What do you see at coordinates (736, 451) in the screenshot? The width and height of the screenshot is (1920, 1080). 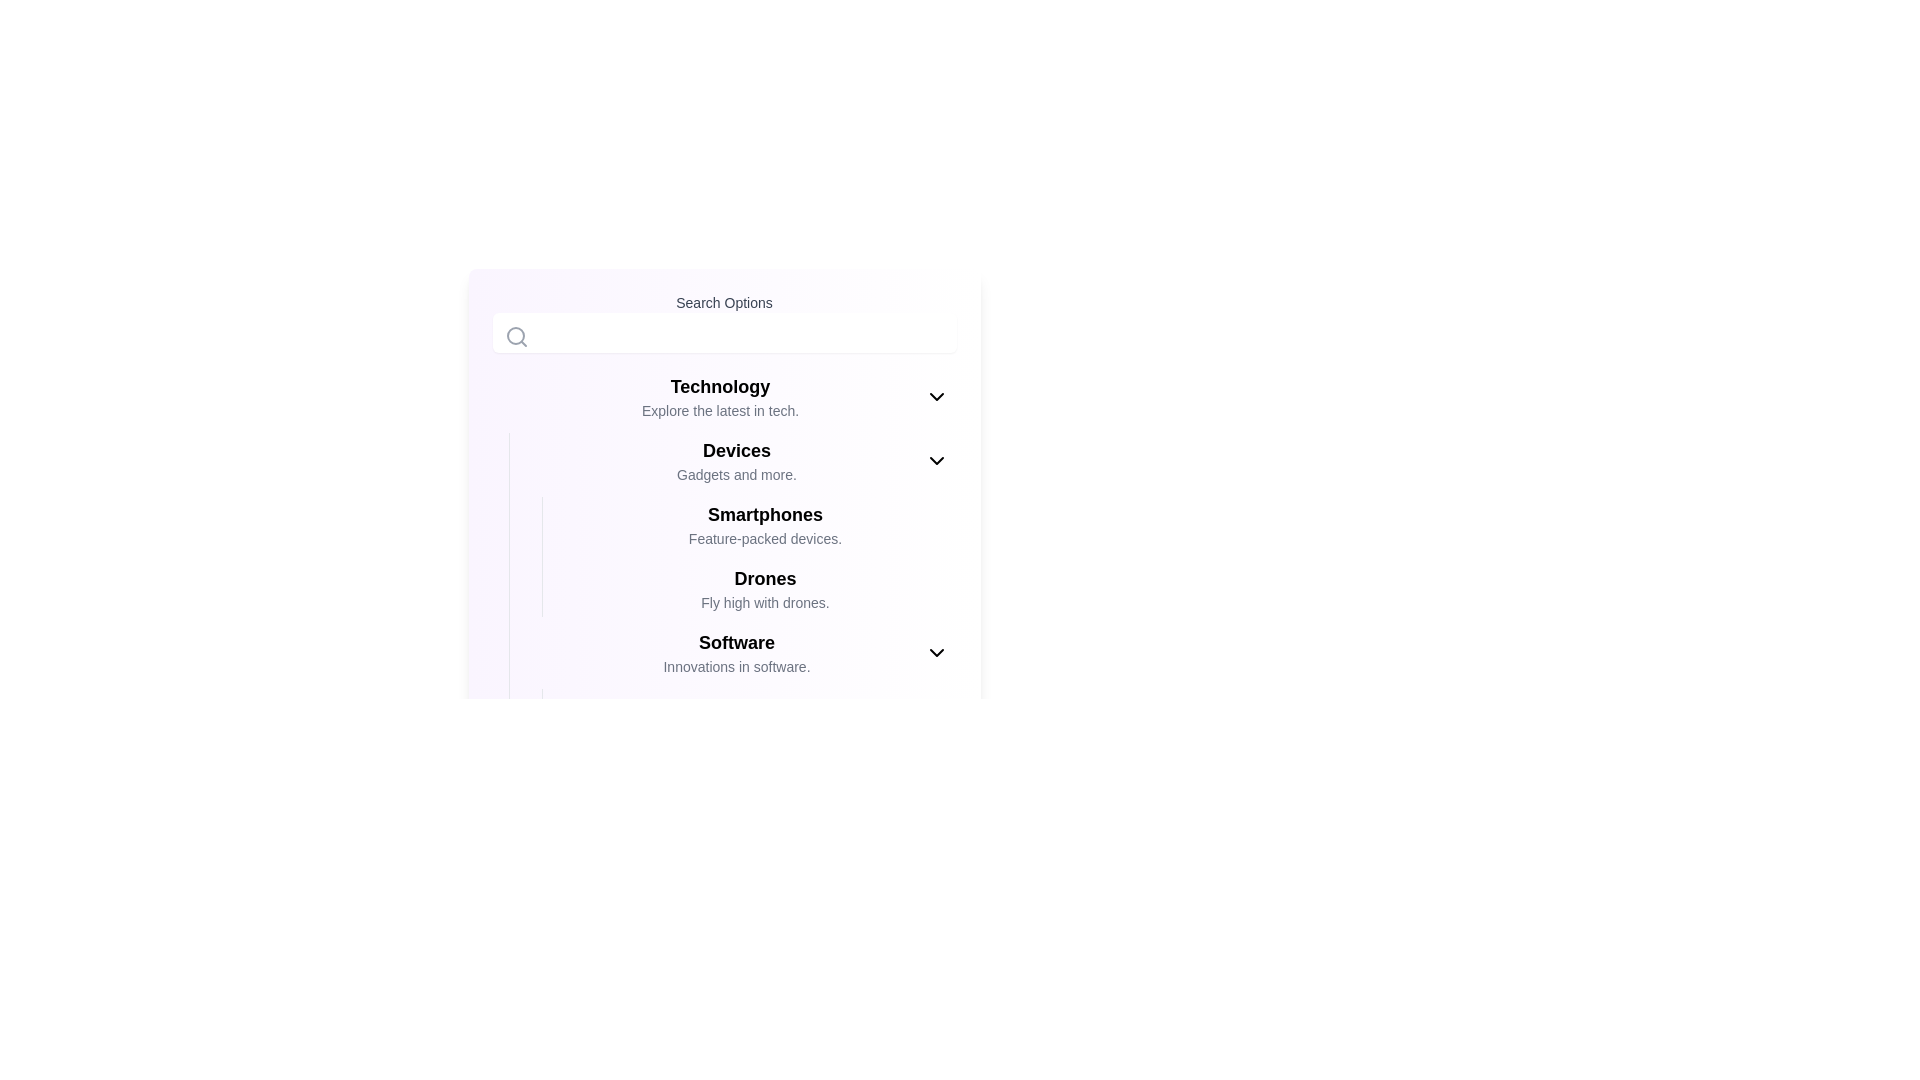 I see `the bold, black-colored text label 'Devices'` at bounding box center [736, 451].